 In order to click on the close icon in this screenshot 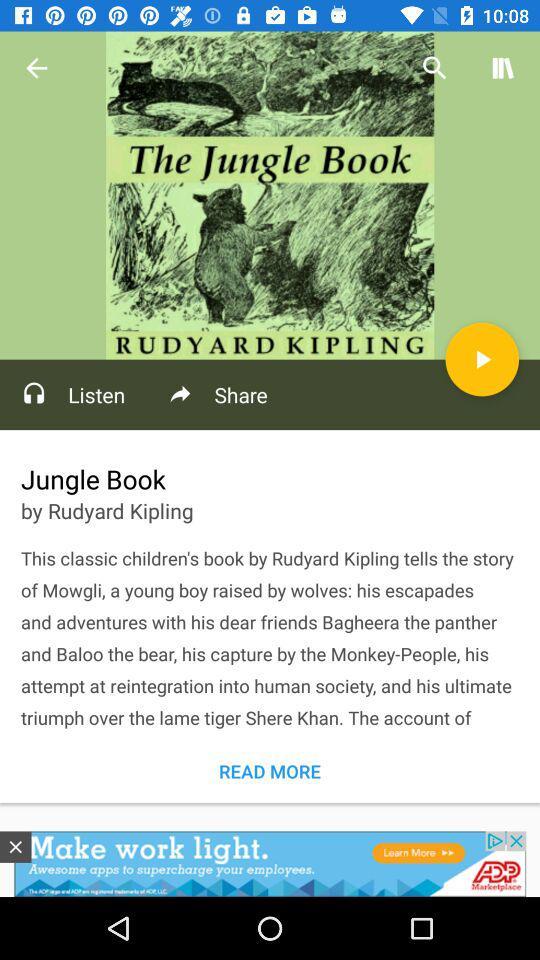, I will do `click(14, 846)`.